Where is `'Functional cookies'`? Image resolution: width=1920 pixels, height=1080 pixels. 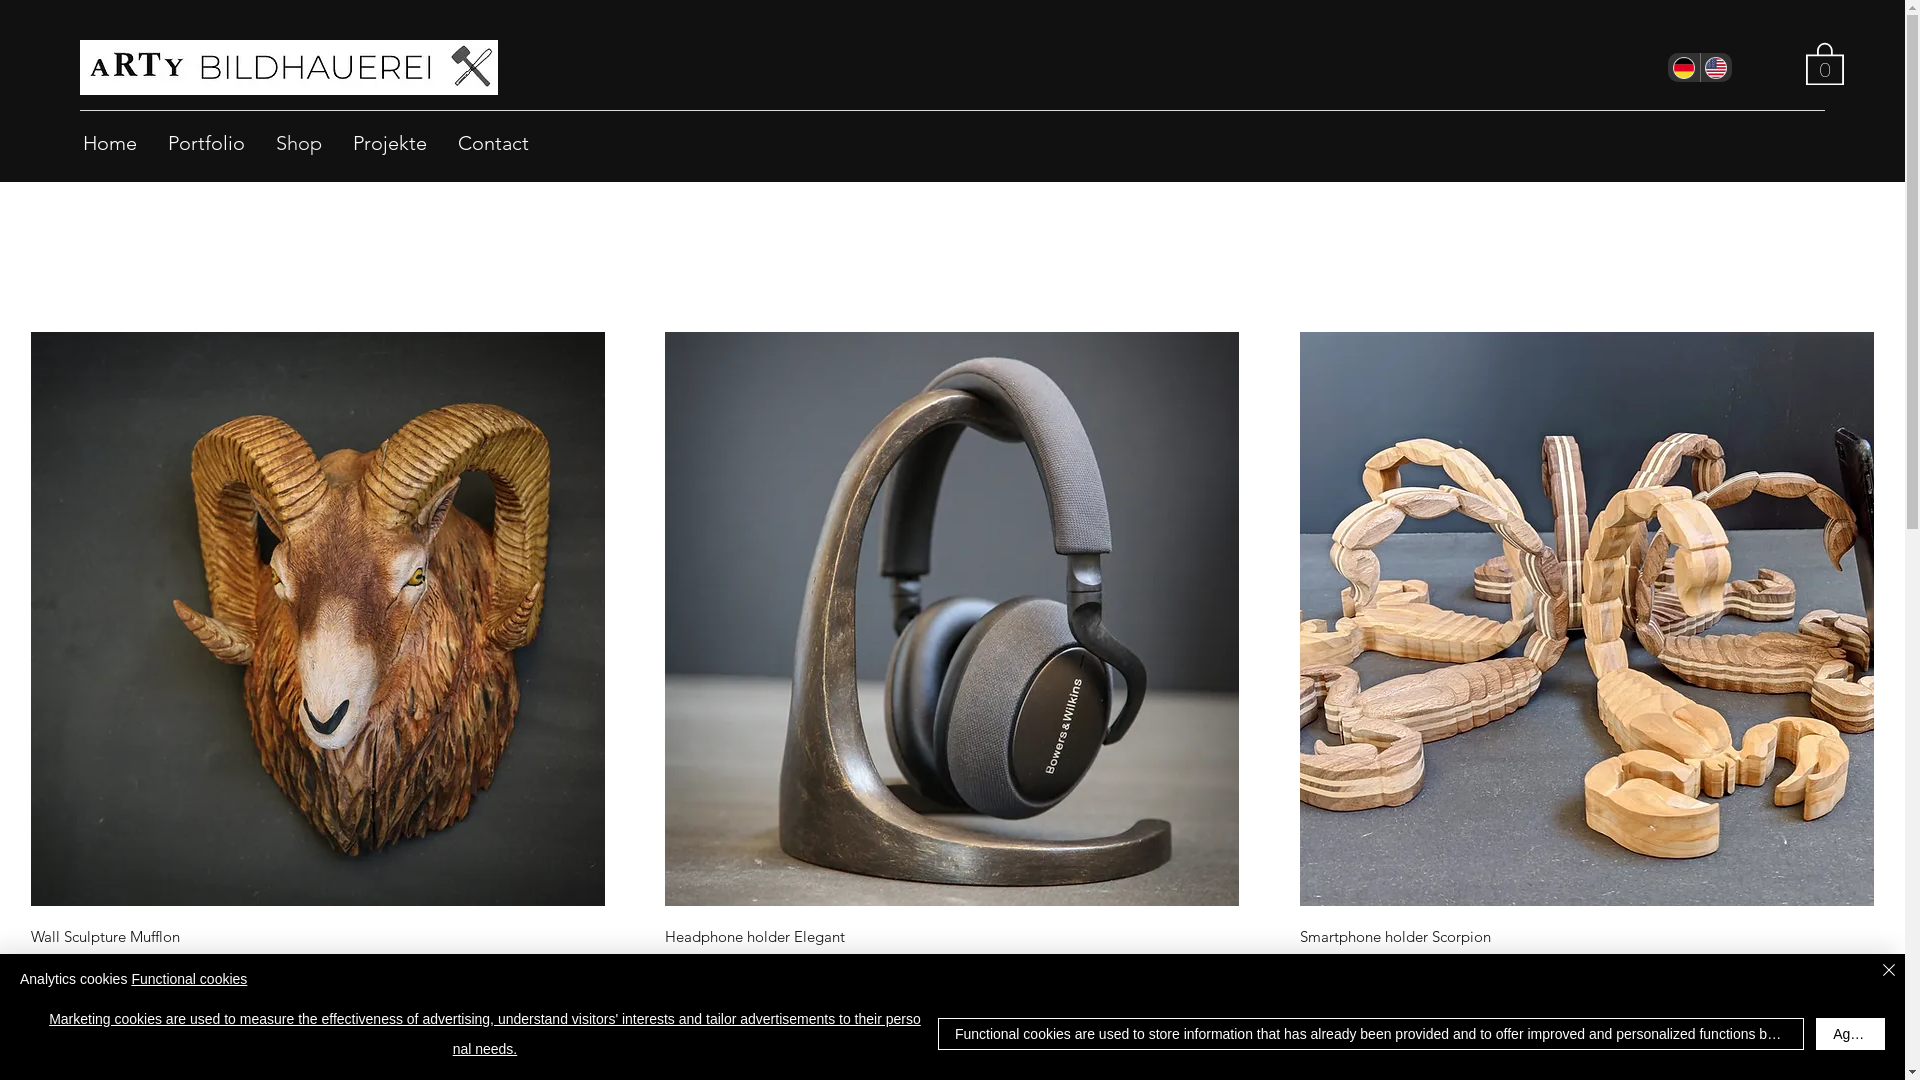
'Functional cookies' is located at coordinates (129, 978).